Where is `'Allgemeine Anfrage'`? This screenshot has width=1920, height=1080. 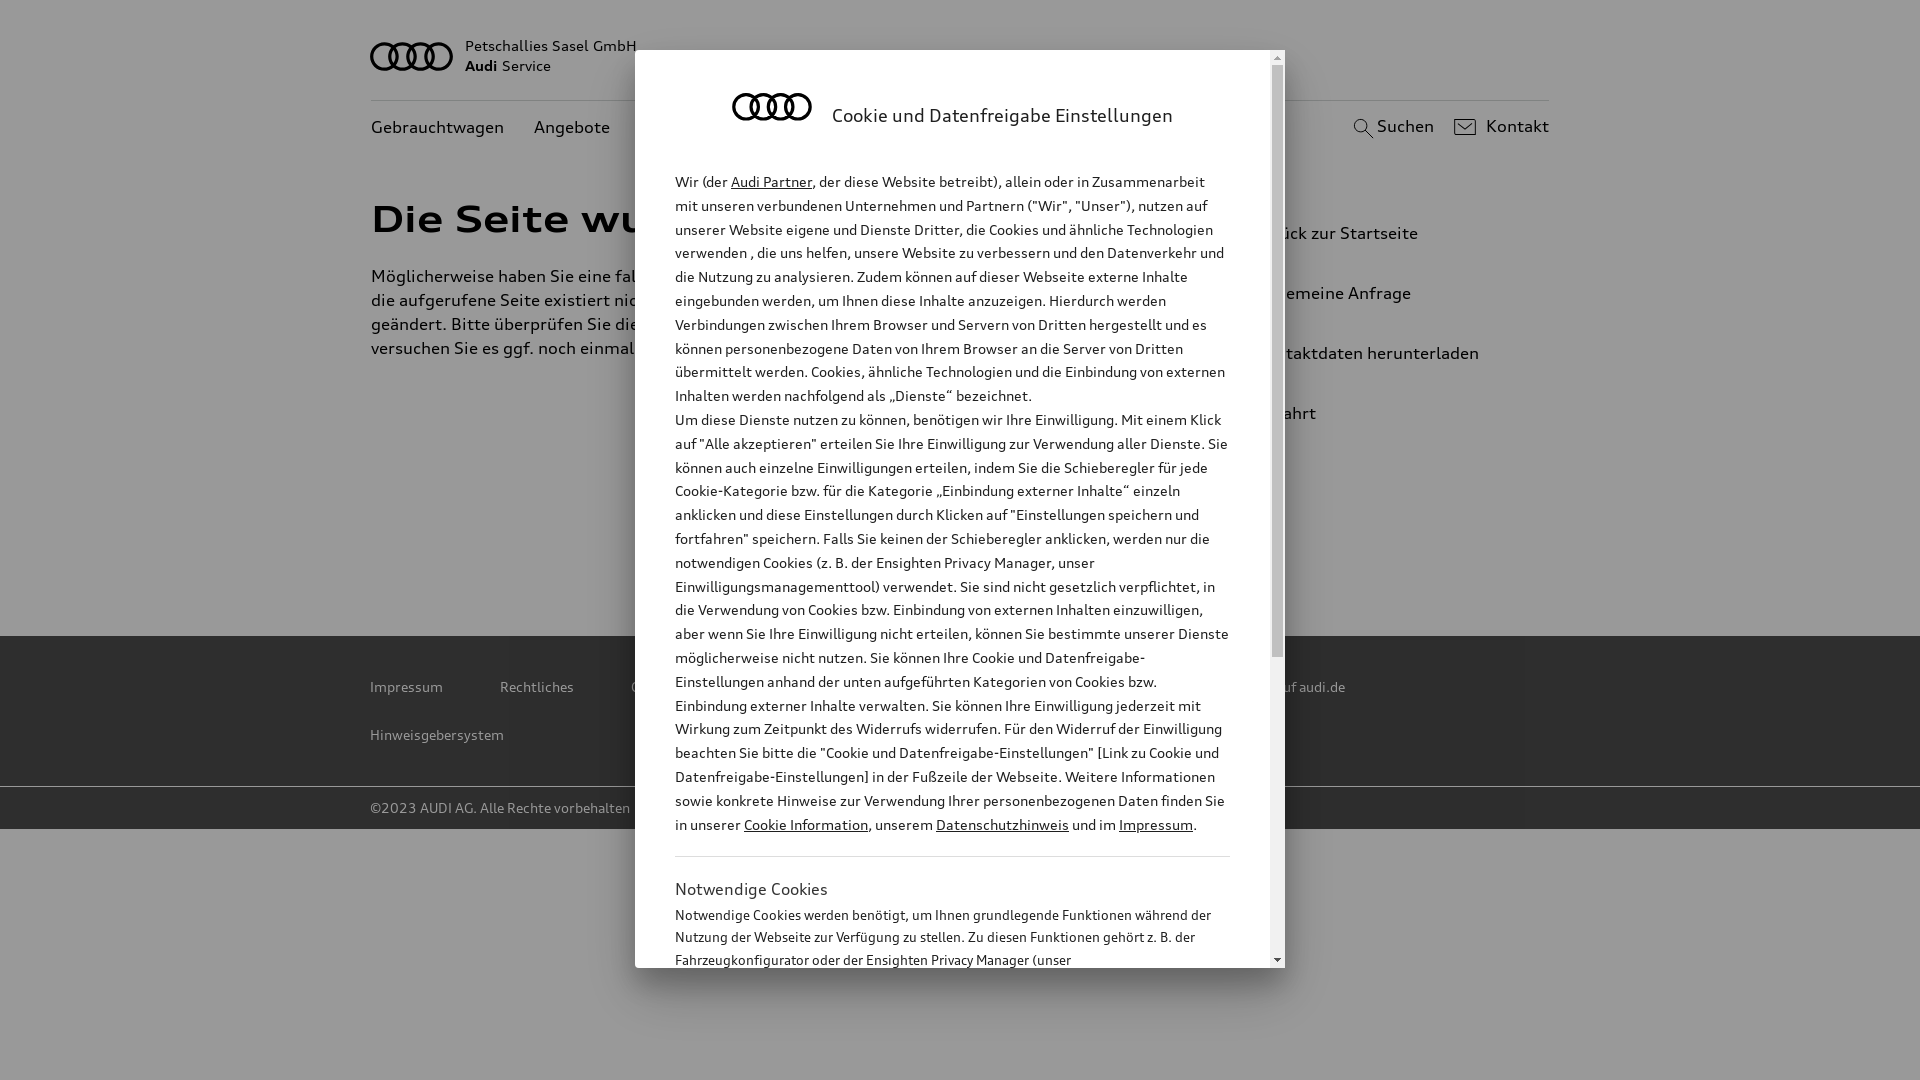
'Allgemeine Anfrage' is located at coordinates (1375, 293).